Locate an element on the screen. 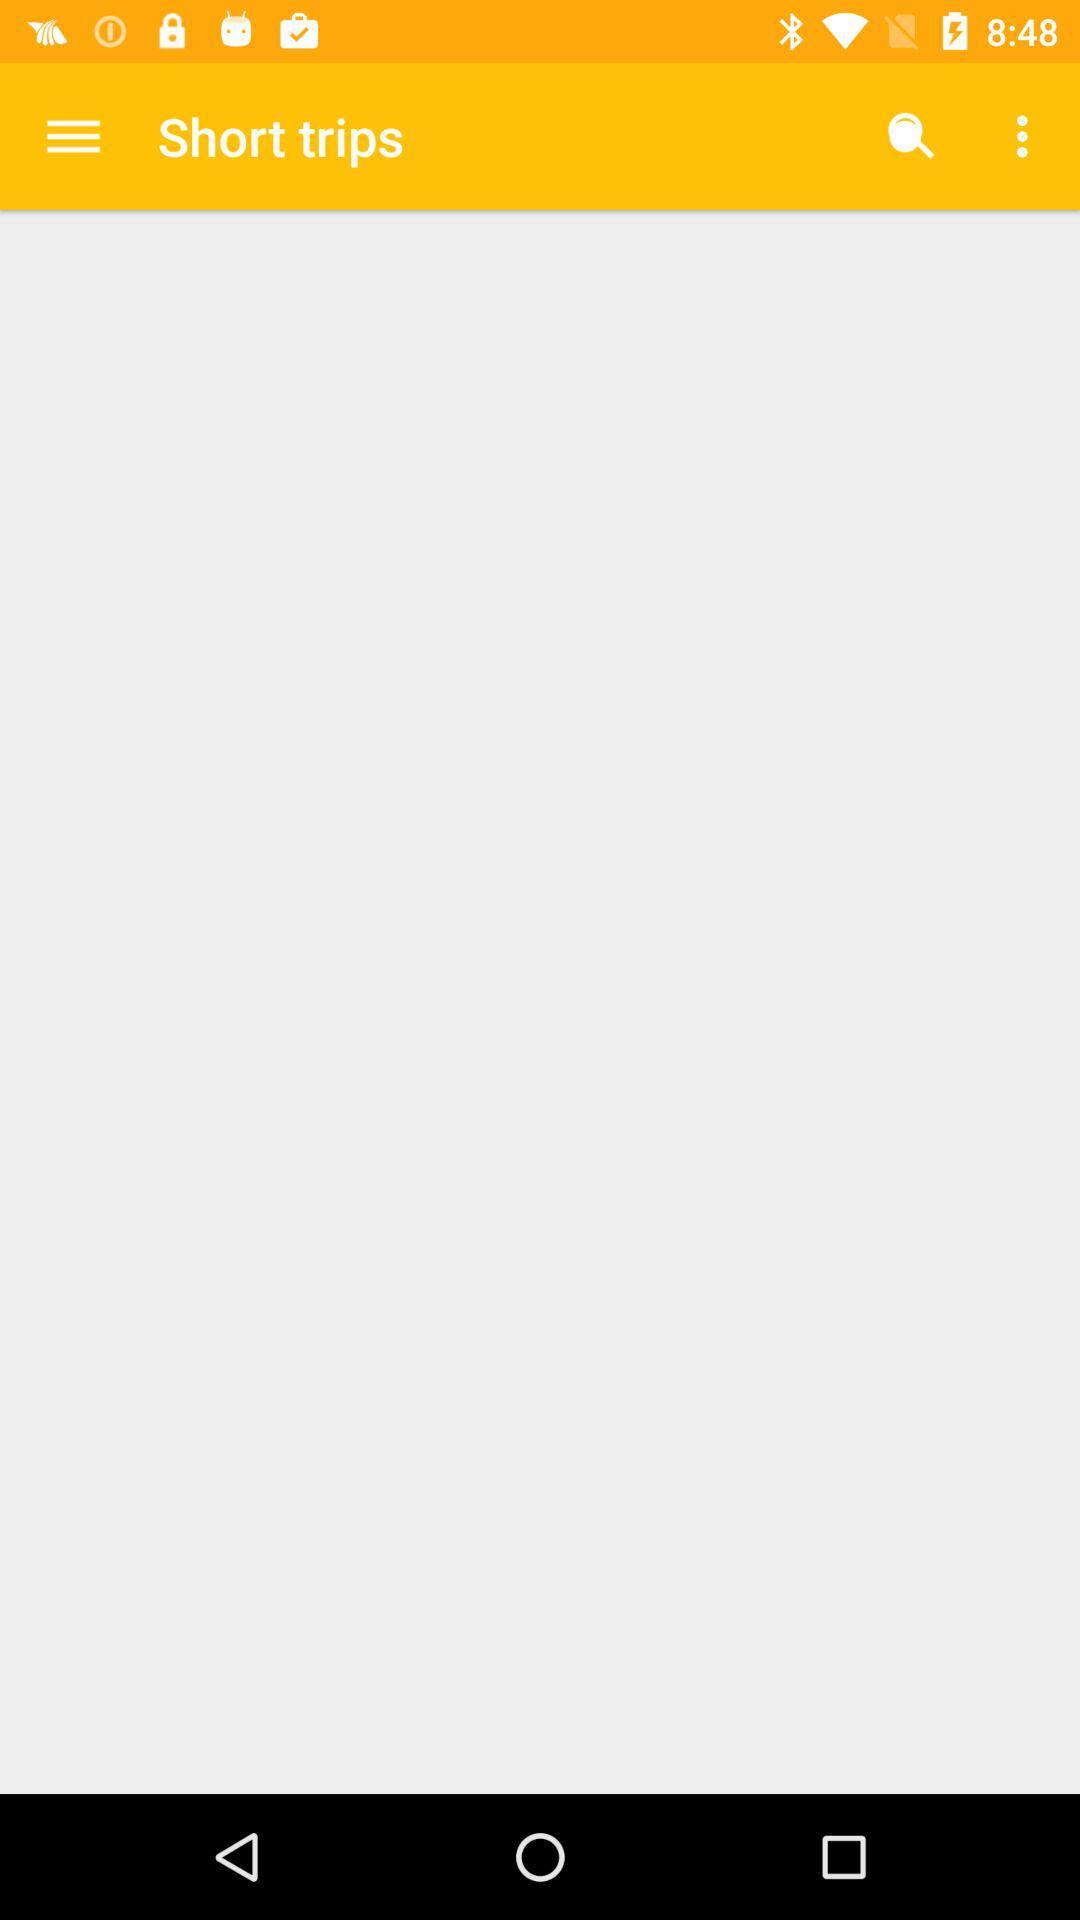  icon to the right of the short trips is located at coordinates (911, 135).